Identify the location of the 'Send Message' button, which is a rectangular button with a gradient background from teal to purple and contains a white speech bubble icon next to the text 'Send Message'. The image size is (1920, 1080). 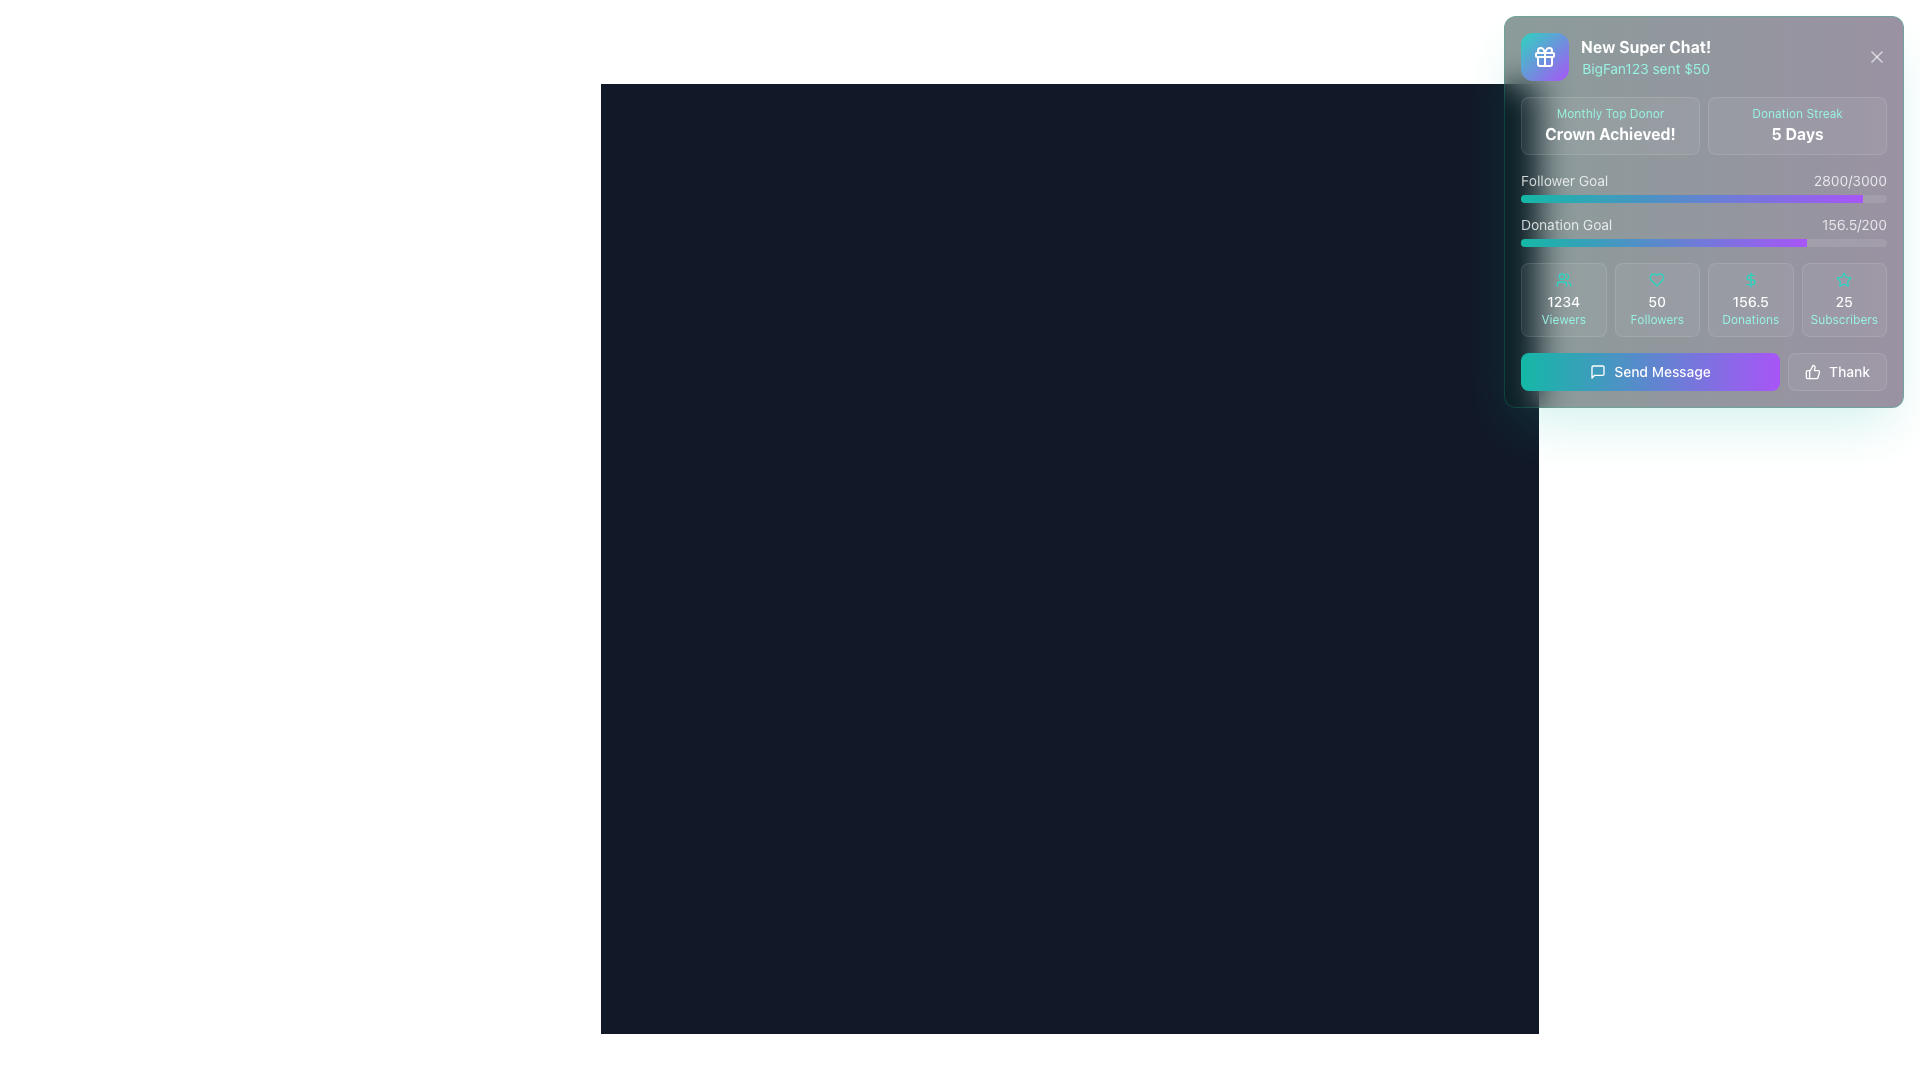
(1703, 371).